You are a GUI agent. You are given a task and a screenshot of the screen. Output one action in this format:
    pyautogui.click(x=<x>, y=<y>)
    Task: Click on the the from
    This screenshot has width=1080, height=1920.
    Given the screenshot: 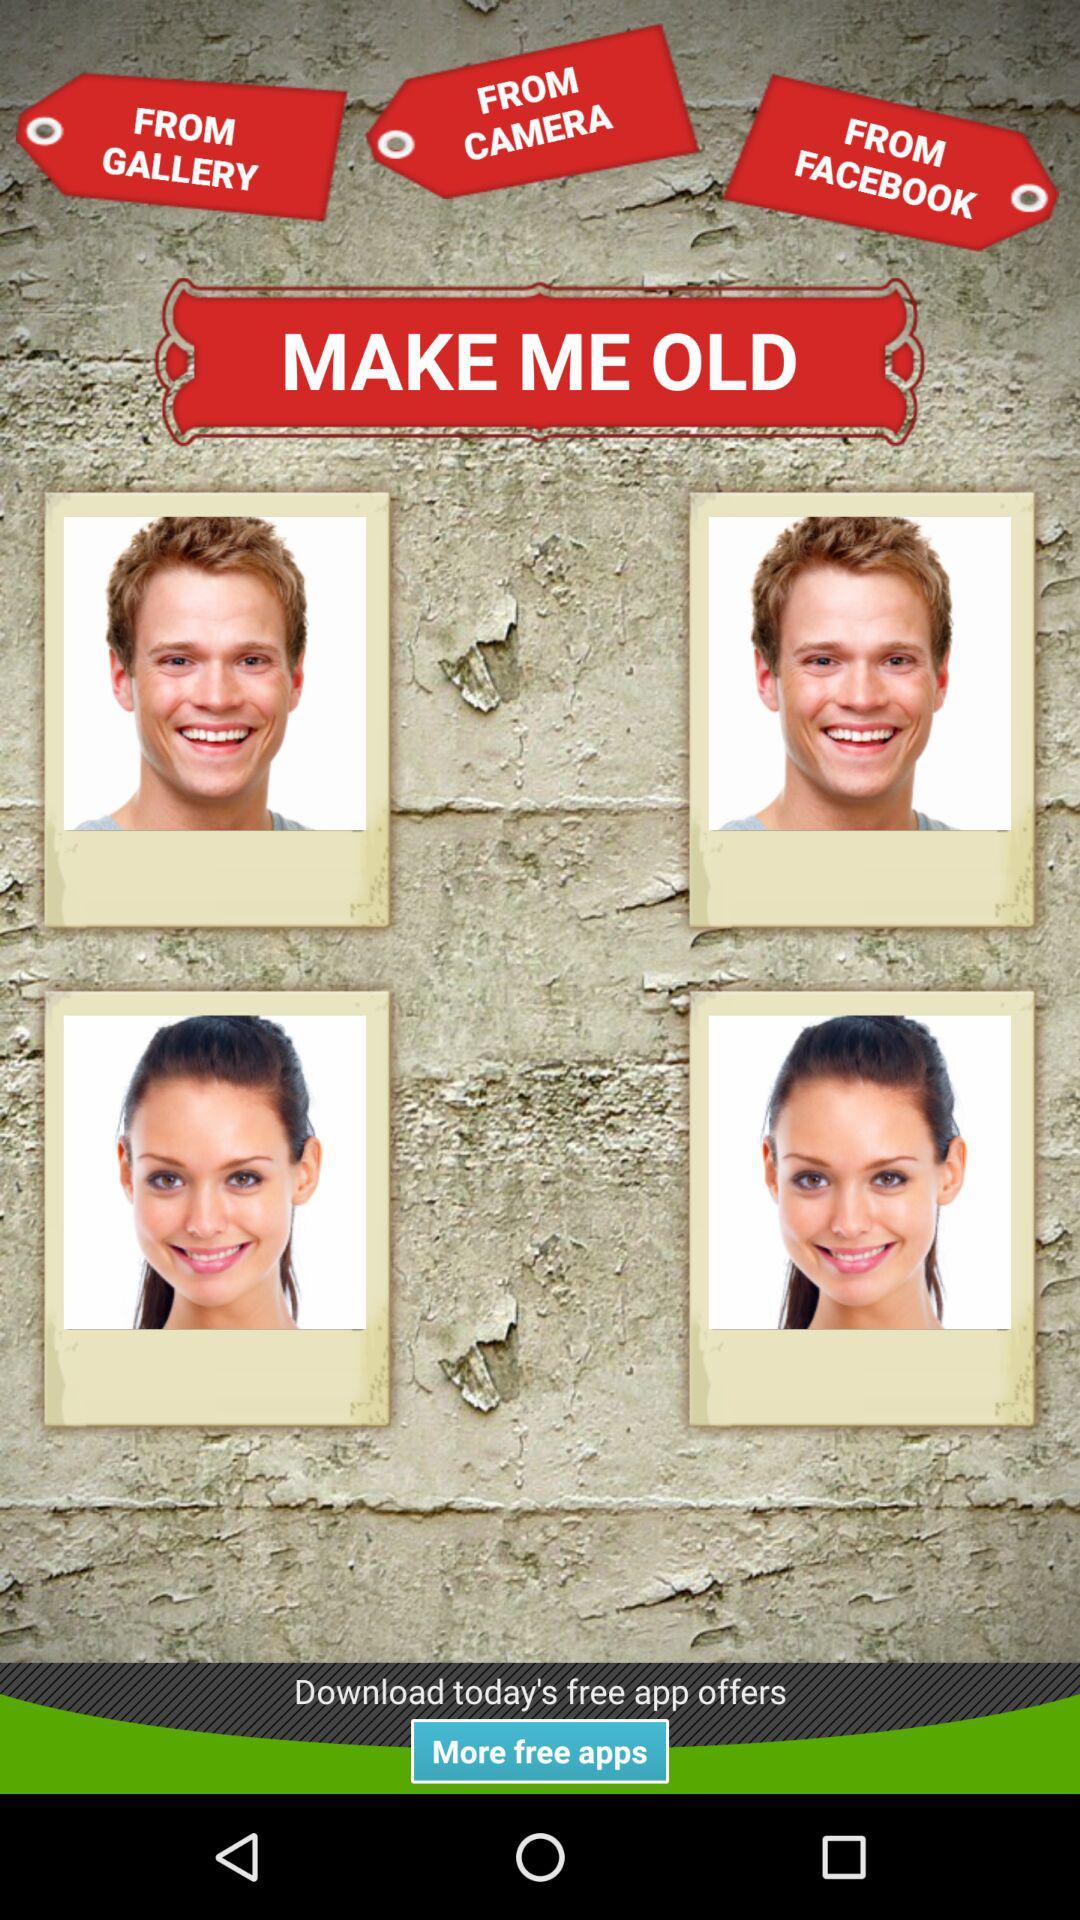 What is the action you would take?
    pyautogui.click(x=182, y=145)
    